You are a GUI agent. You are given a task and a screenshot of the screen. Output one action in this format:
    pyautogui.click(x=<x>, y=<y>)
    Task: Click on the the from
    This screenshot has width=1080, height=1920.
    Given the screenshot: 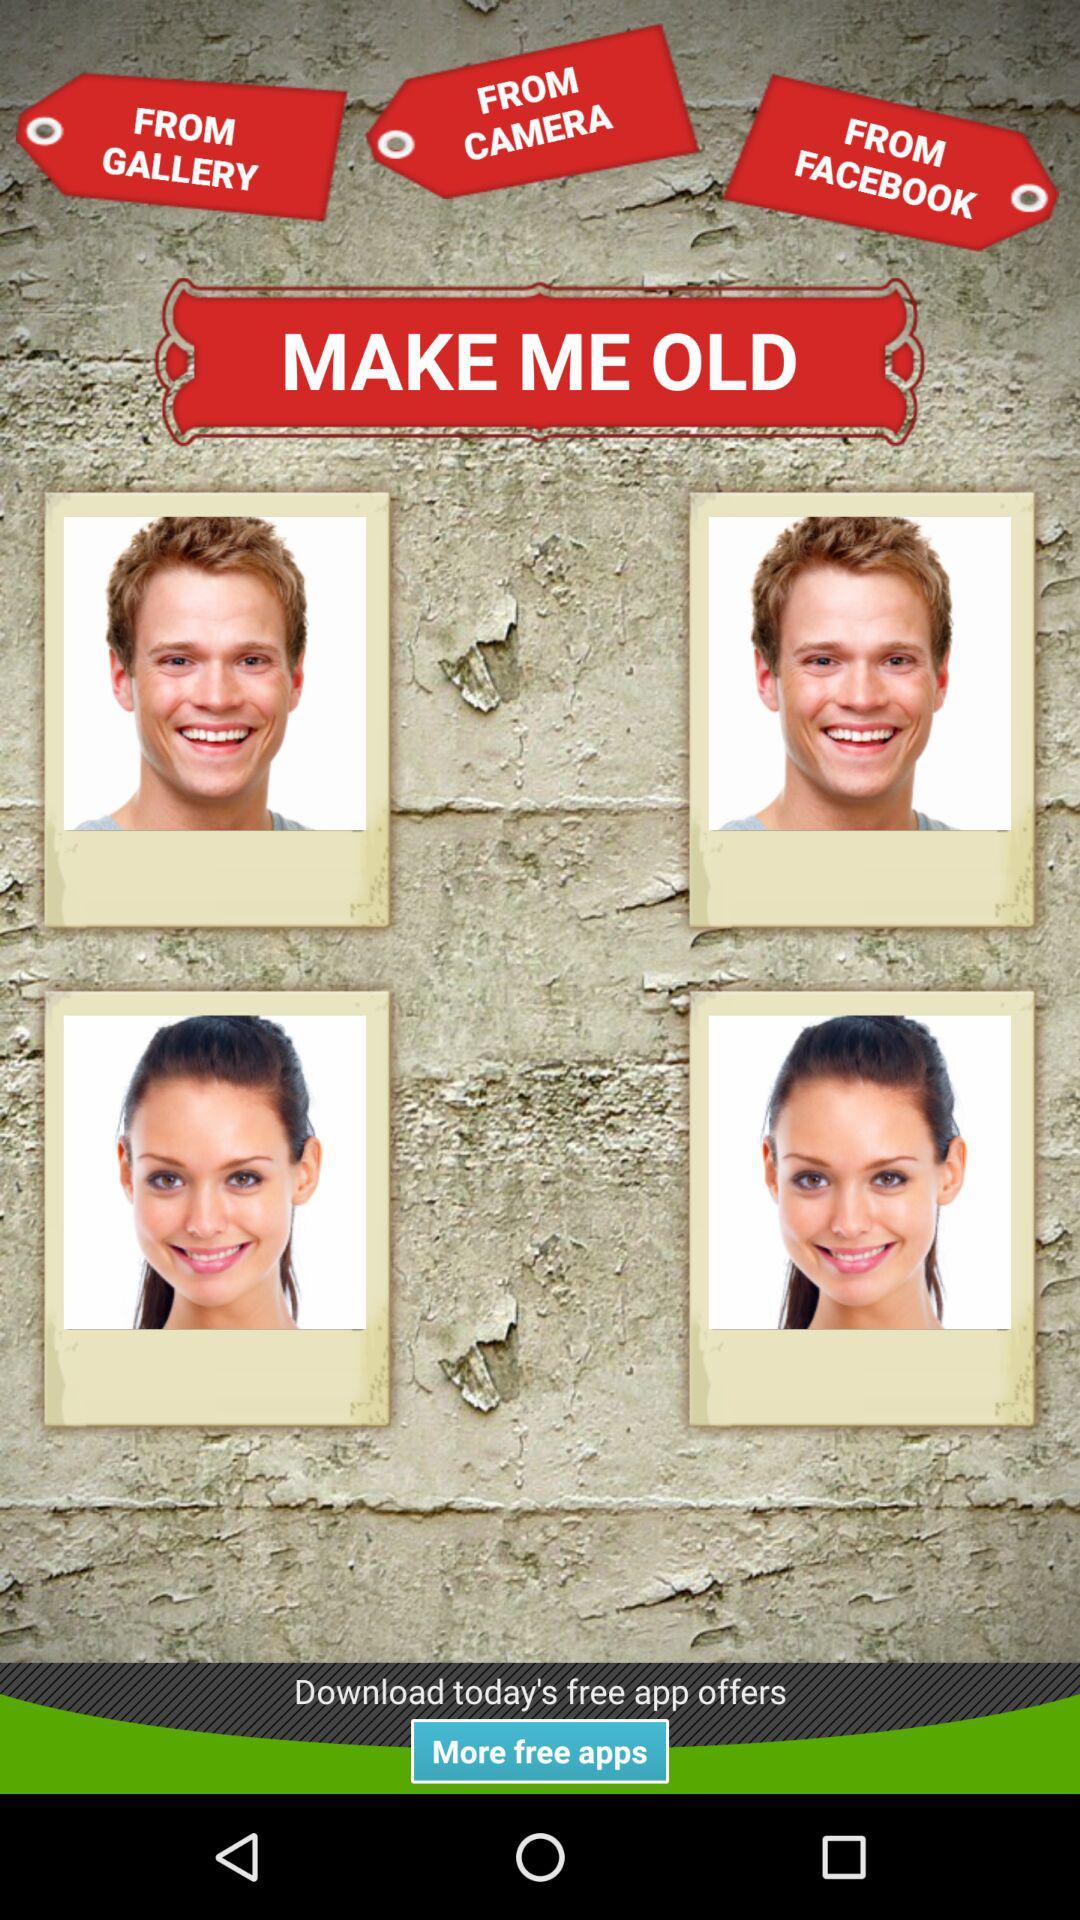 What is the action you would take?
    pyautogui.click(x=182, y=145)
    